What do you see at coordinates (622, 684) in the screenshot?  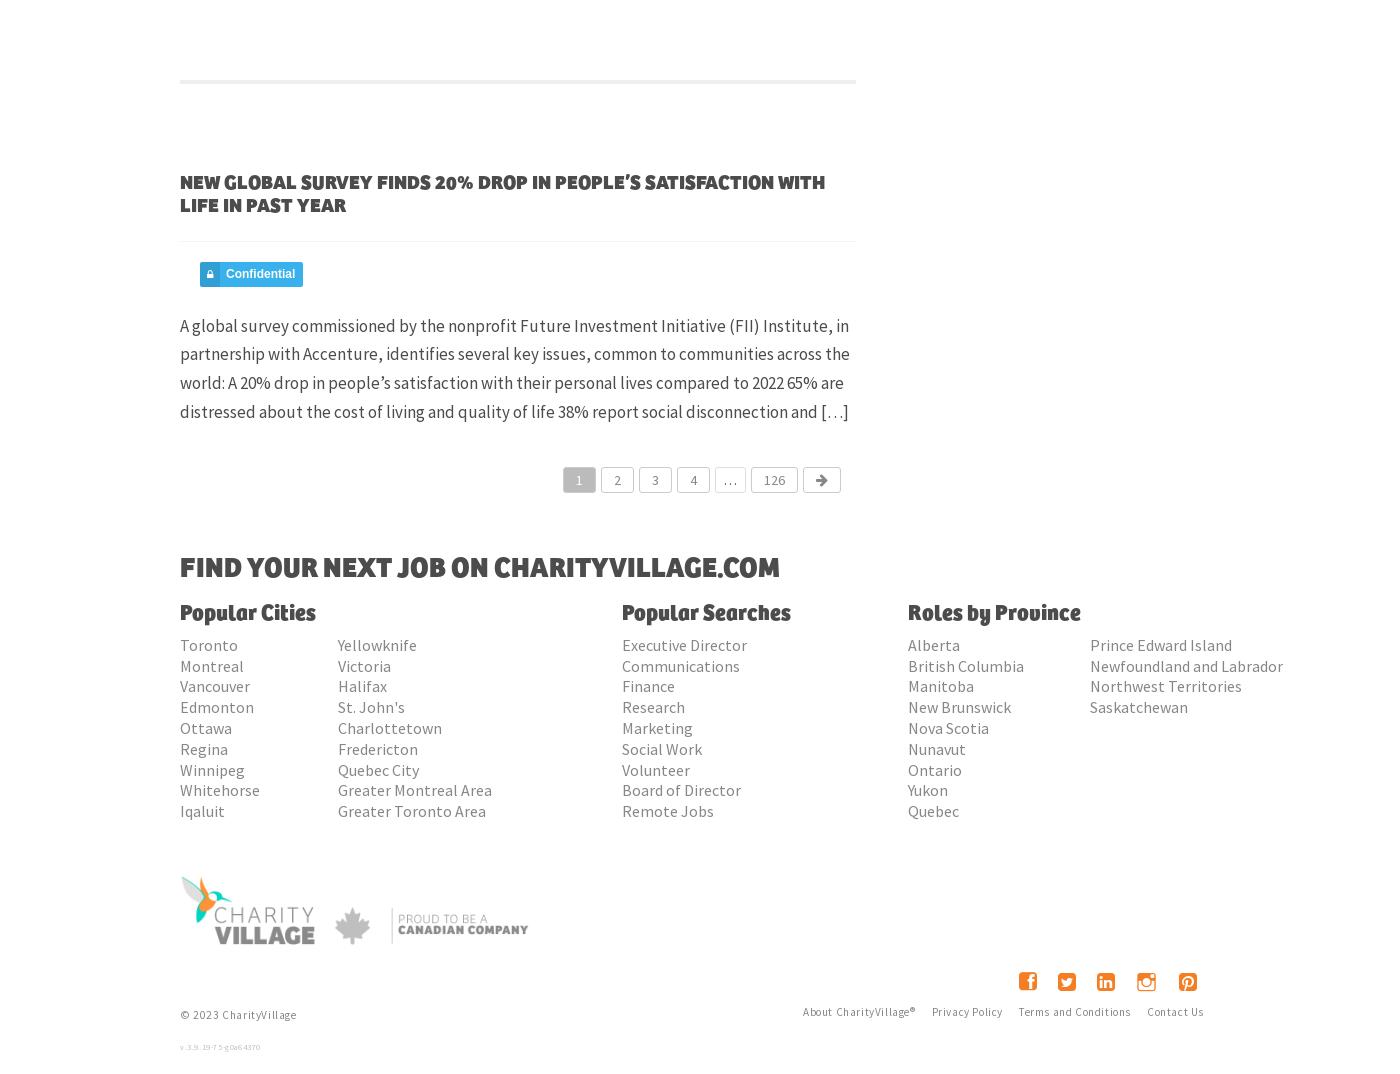 I see `'Finance'` at bounding box center [622, 684].